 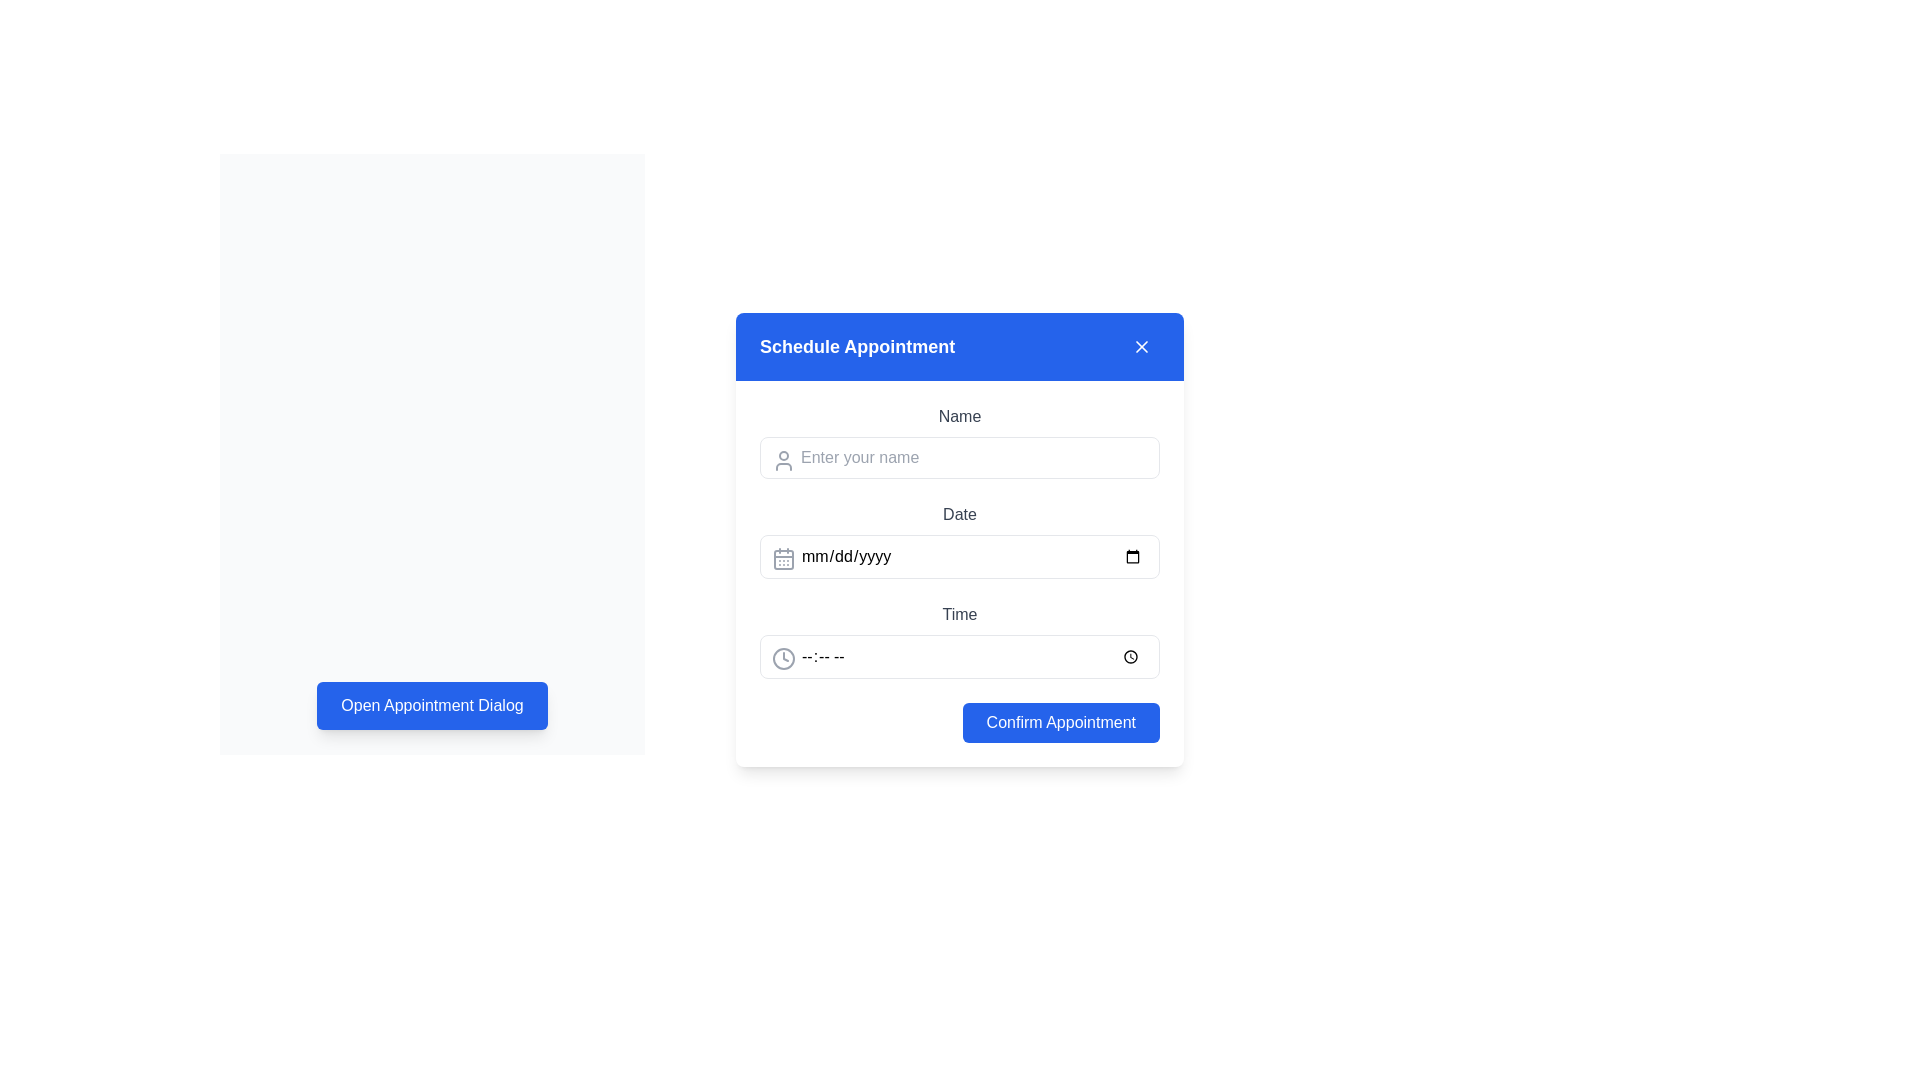 I want to click on the circular button with a close icon in the header of the 'Schedule Appointment' modal, so click(x=1142, y=346).